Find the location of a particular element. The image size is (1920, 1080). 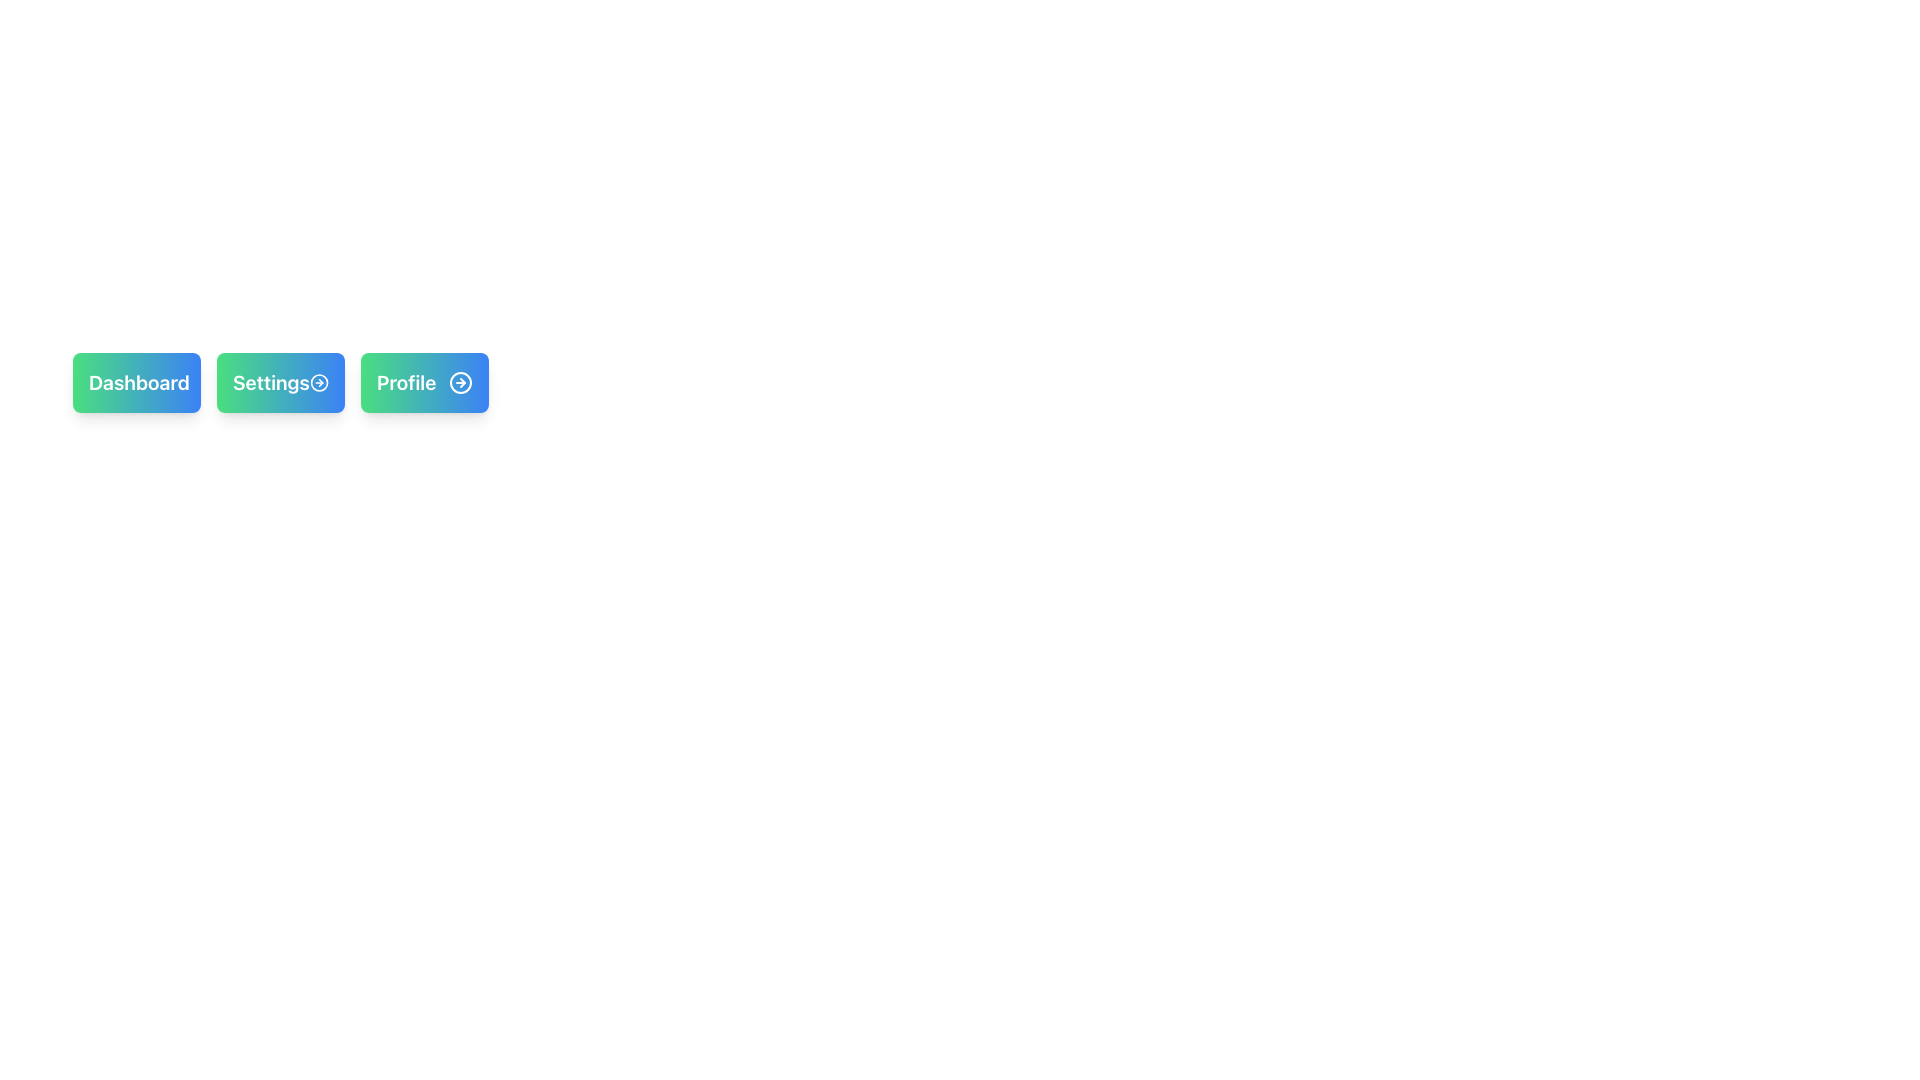

the navigational button located in the first column of the grid layout is located at coordinates (136, 382).